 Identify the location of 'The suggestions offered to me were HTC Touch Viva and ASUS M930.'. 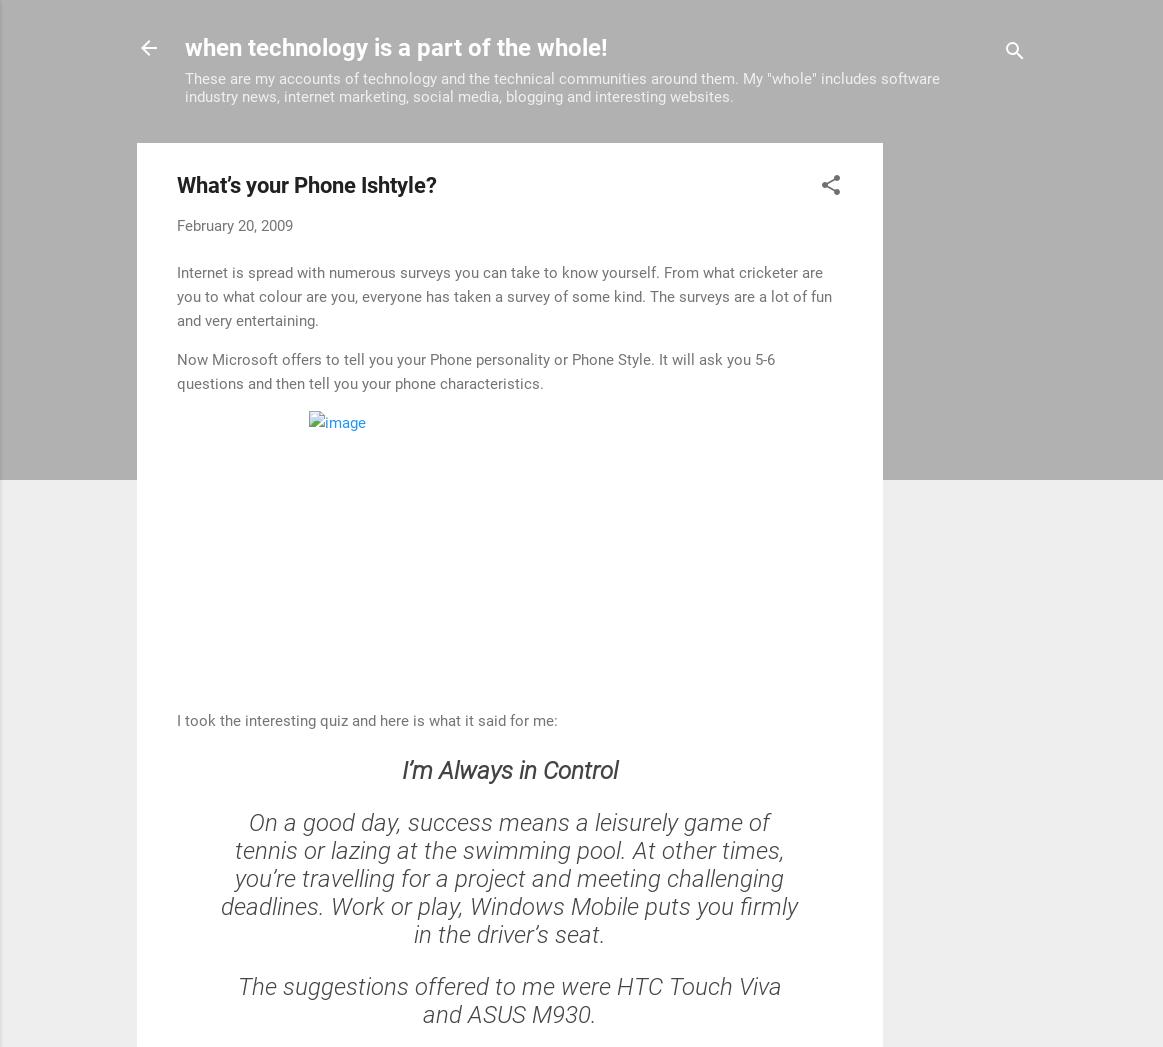
(508, 998).